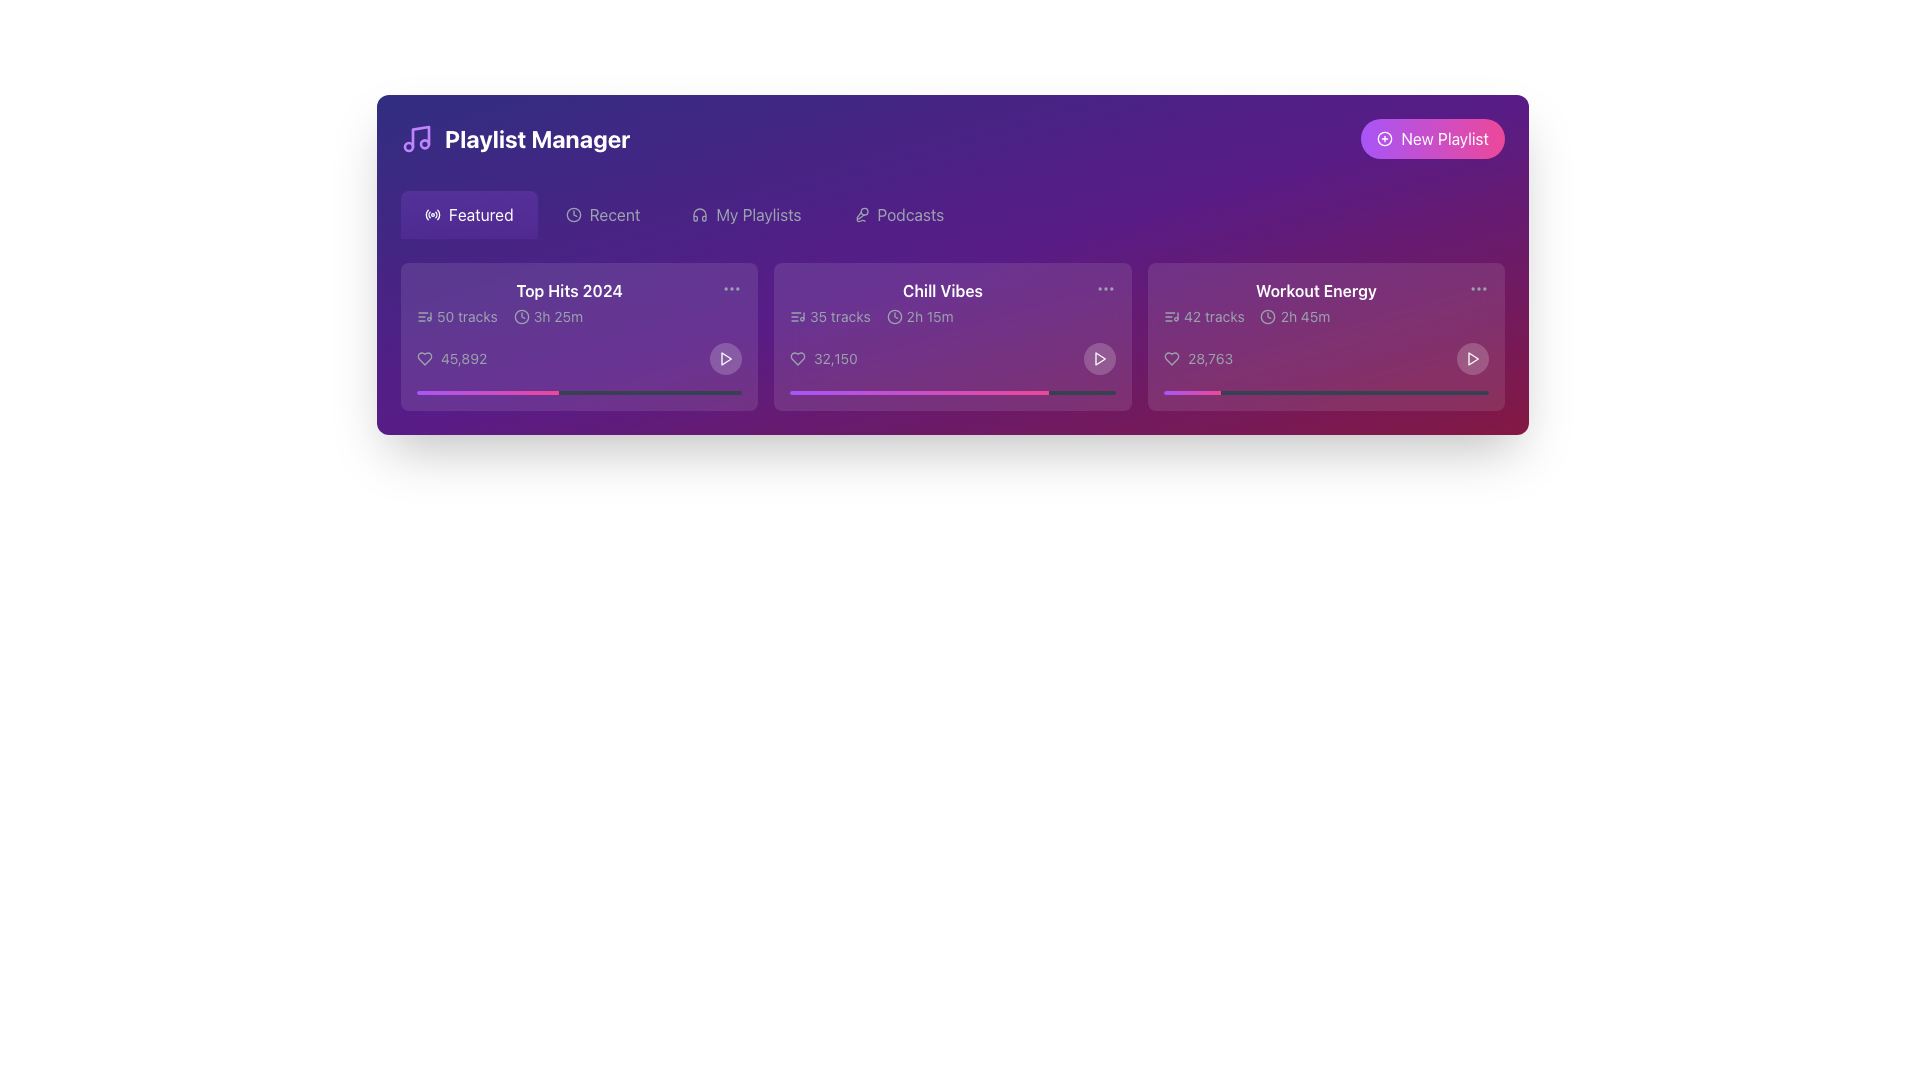 The image size is (1920, 1080). I want to click on displayed text '35 tracks' from the static text label with an icon located in the 'Chill Vibes' section of the second card, so click(830, 315).